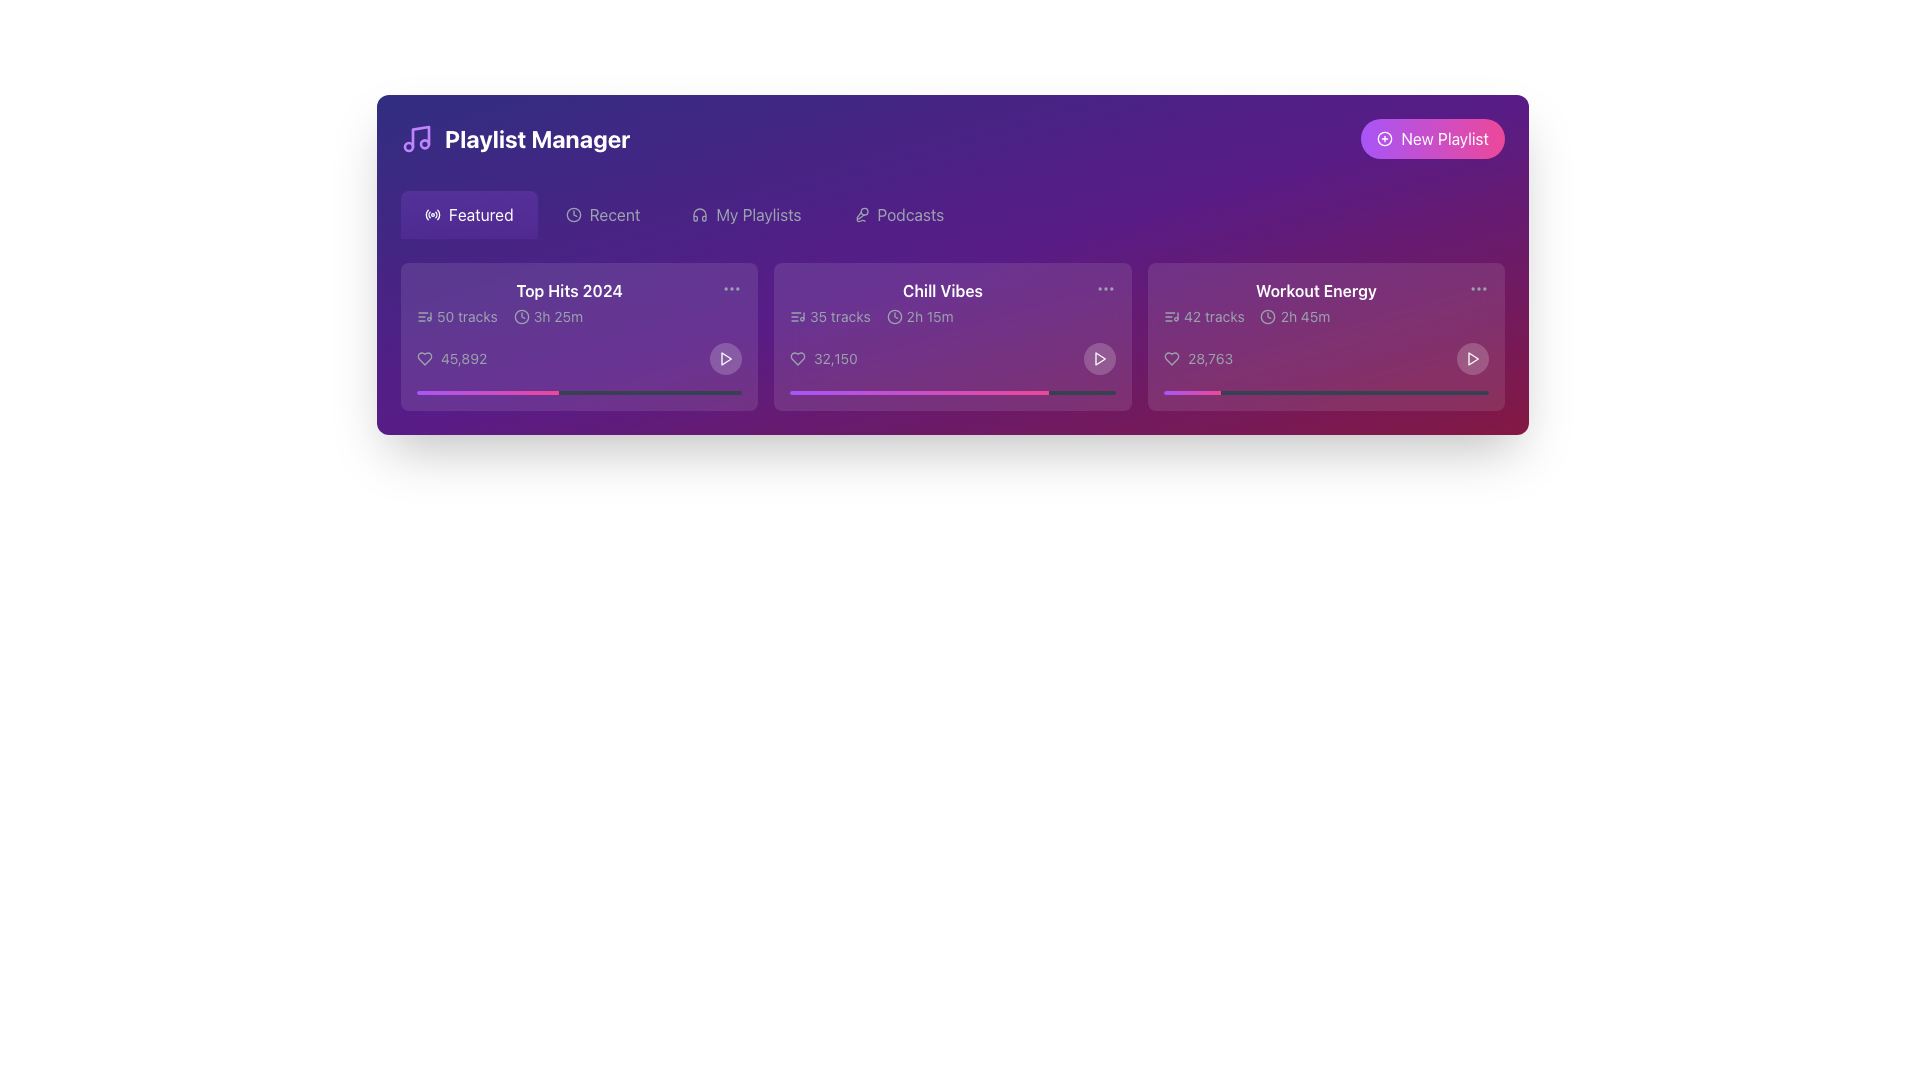 The image size is (1920, 1080). I want to click on displayed text '35 tracks' from the static text label with an icon located in the 'Chill Vibes' section of the second card, so click(830, 315).